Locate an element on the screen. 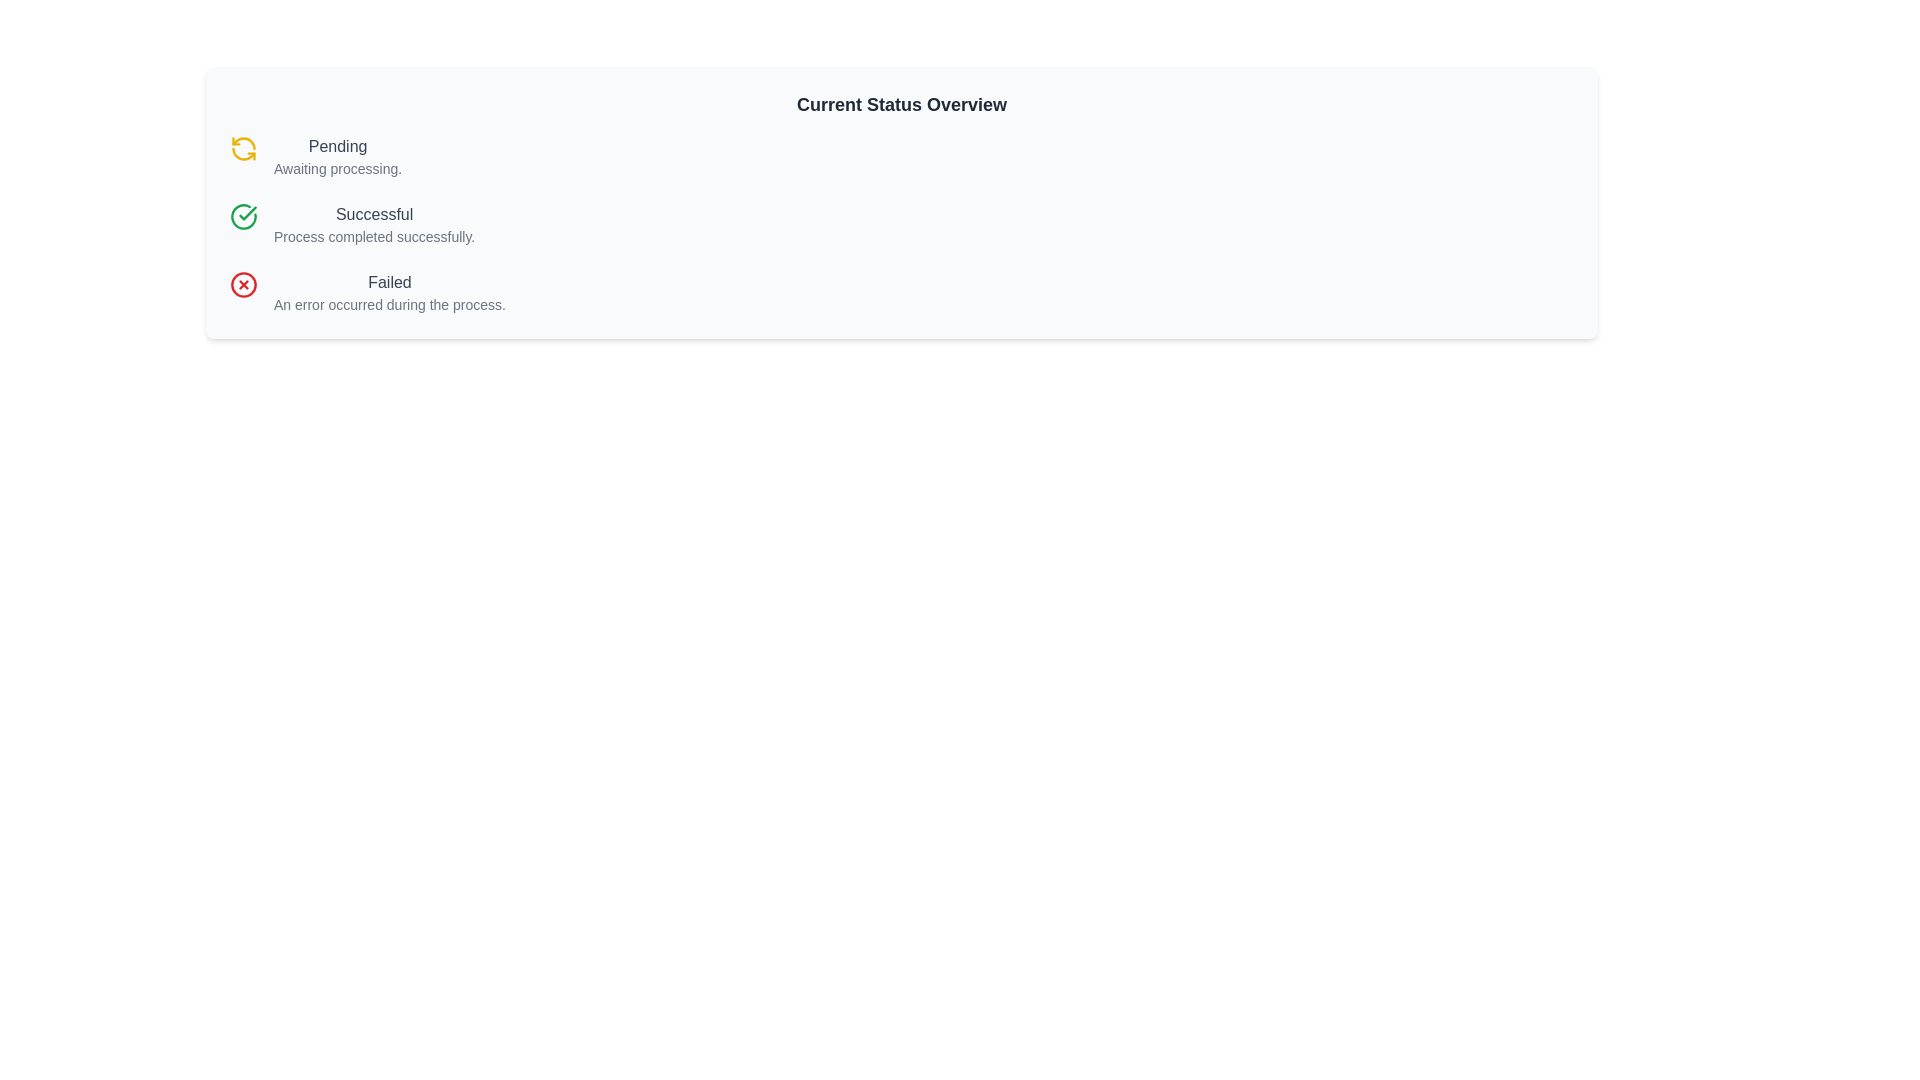  the icon that indicates a successful status within the status overview card, located in the middle of a three-item vertical status list adjacent to the 'Successful' label and above the 'Failed' label is located at coordinates (243, 216).